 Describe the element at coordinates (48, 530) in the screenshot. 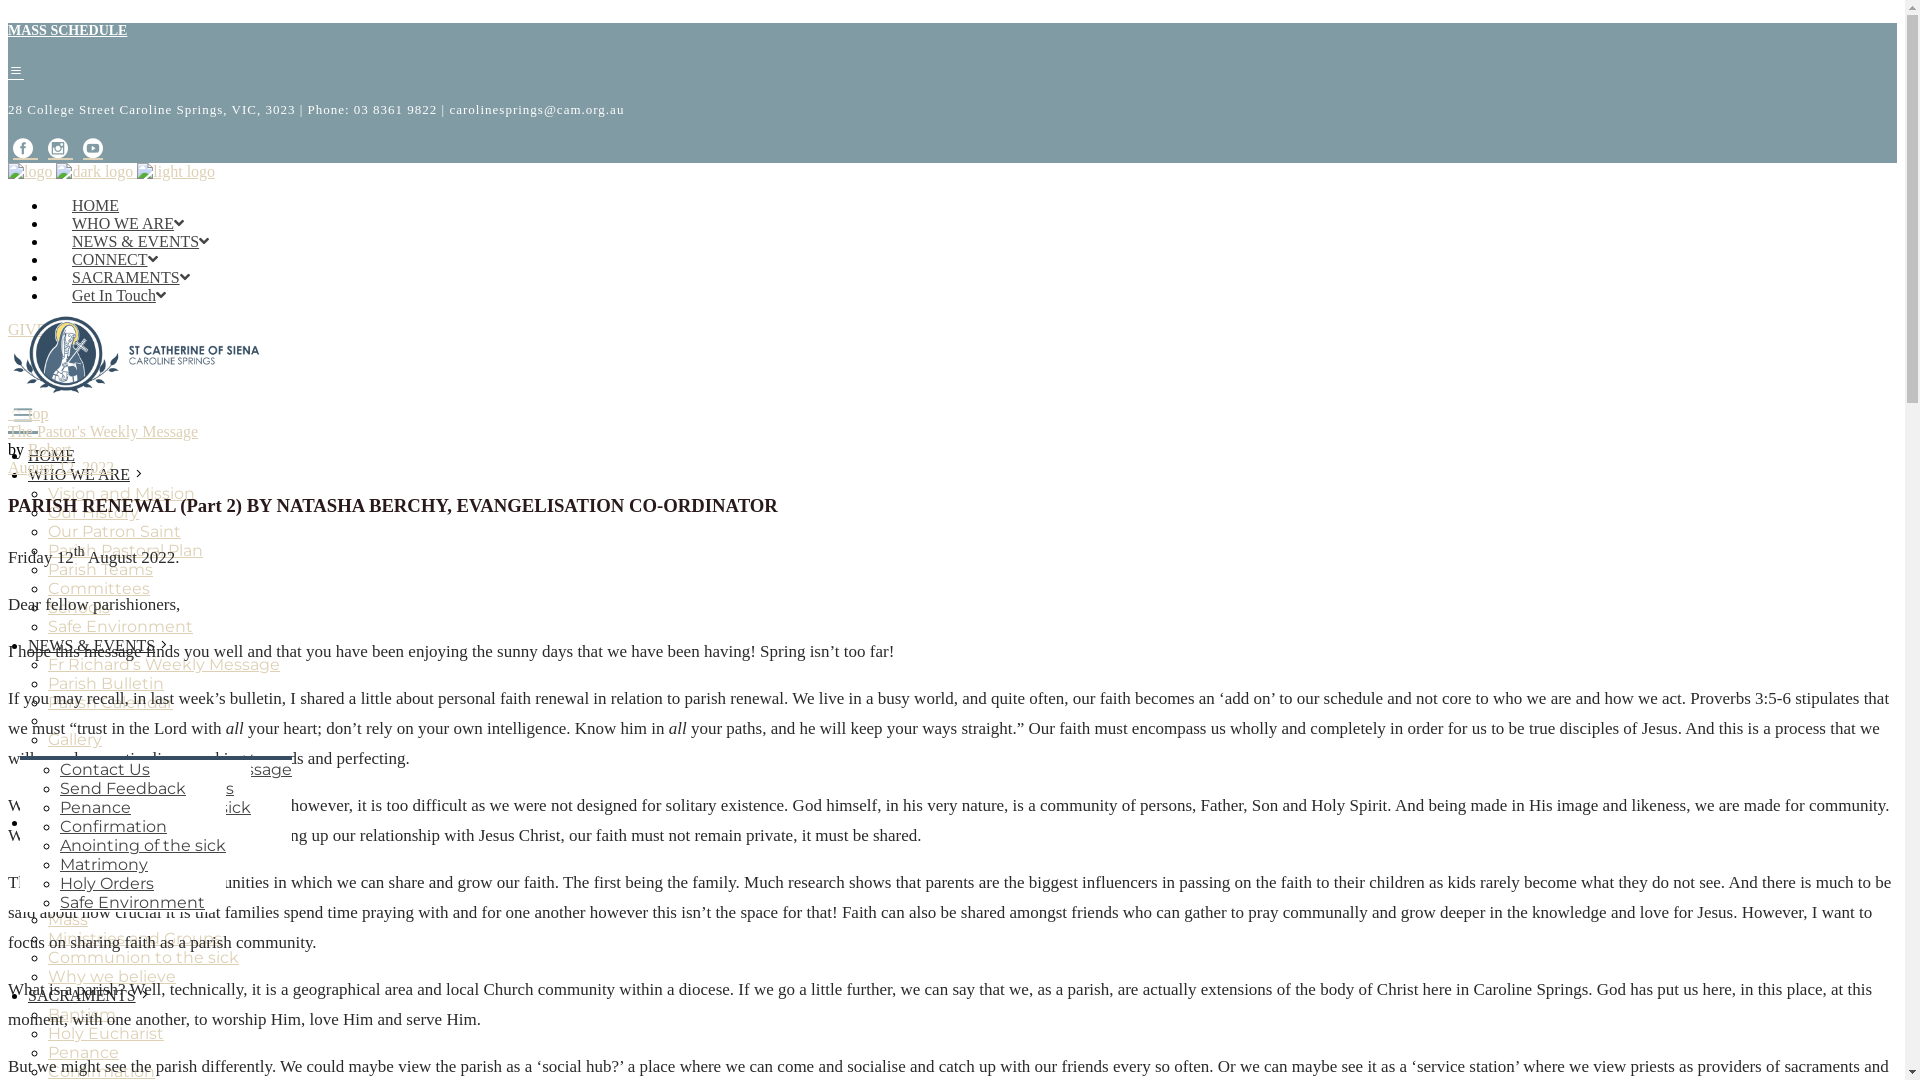

I see `'Our Patron Saint'` at that location.